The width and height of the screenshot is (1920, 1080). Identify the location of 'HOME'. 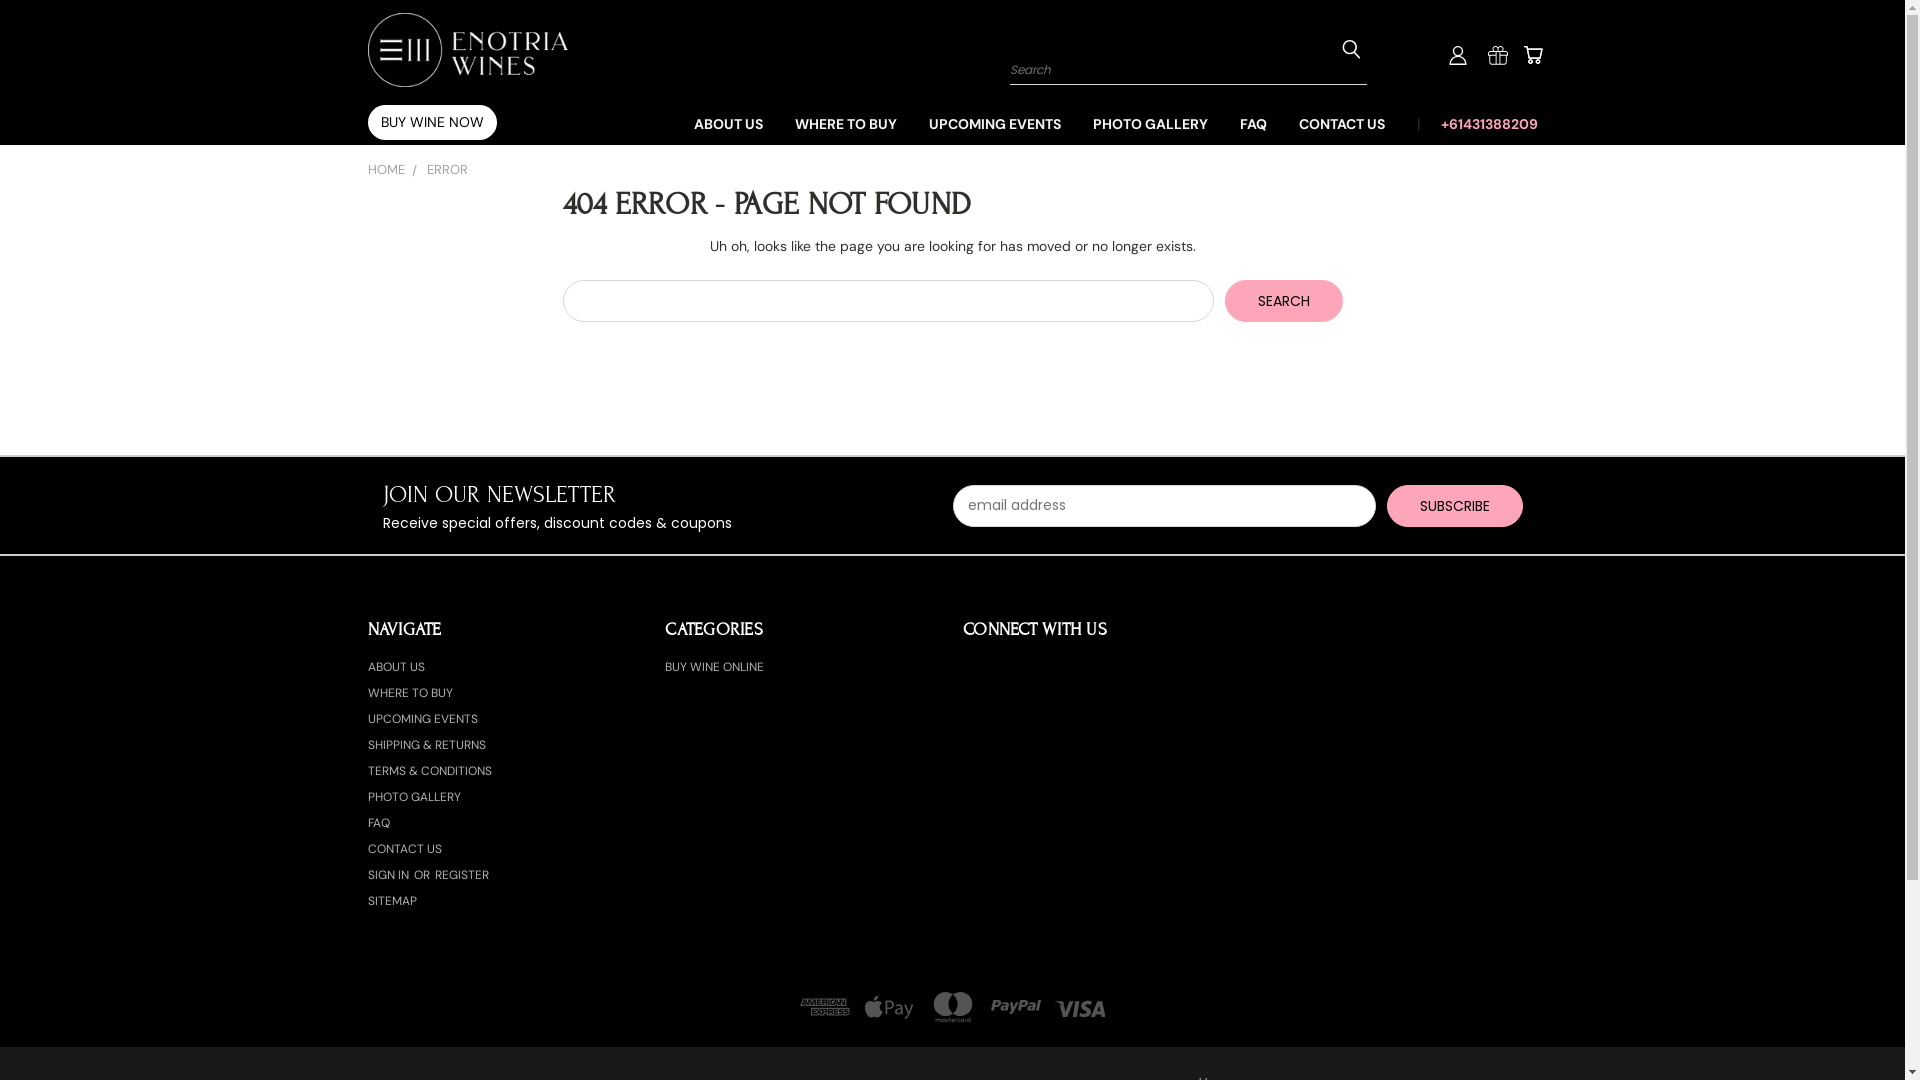
(386, 168).